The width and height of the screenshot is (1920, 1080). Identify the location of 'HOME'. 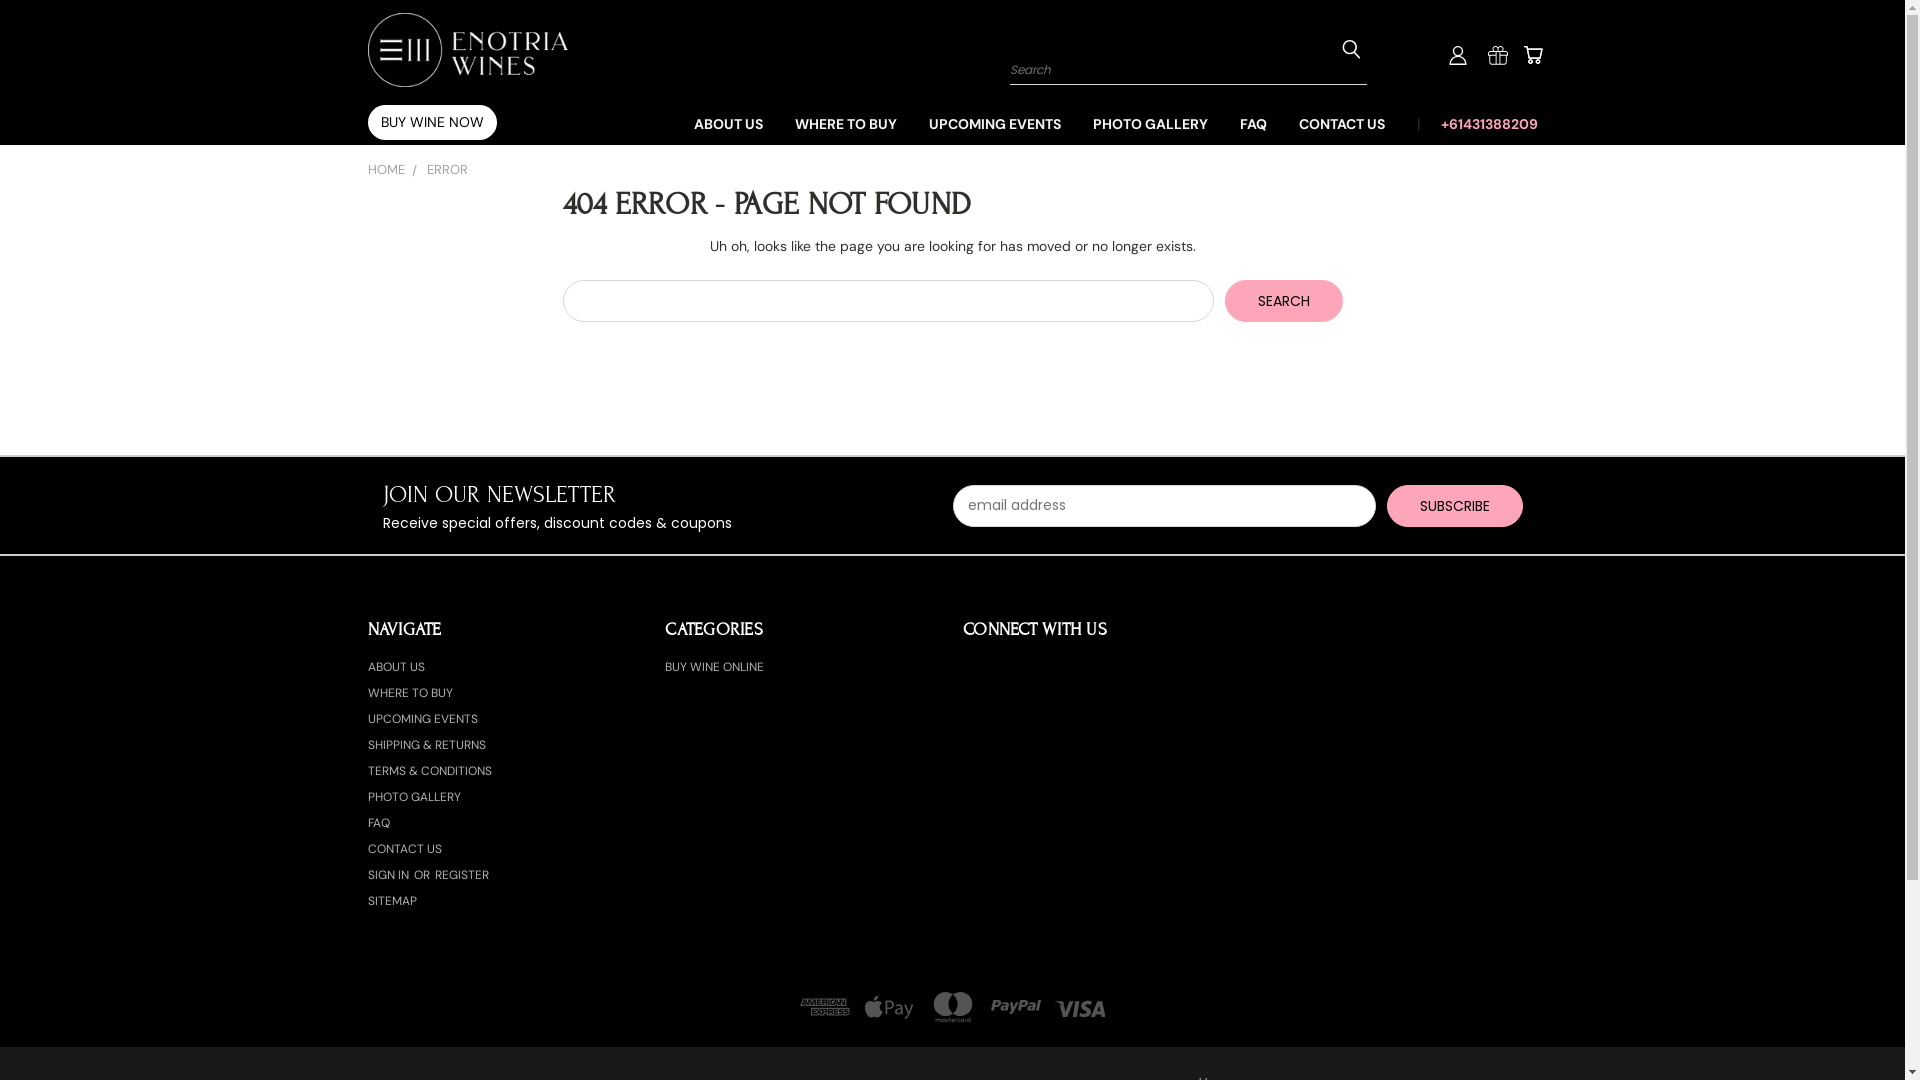
(386, 168).